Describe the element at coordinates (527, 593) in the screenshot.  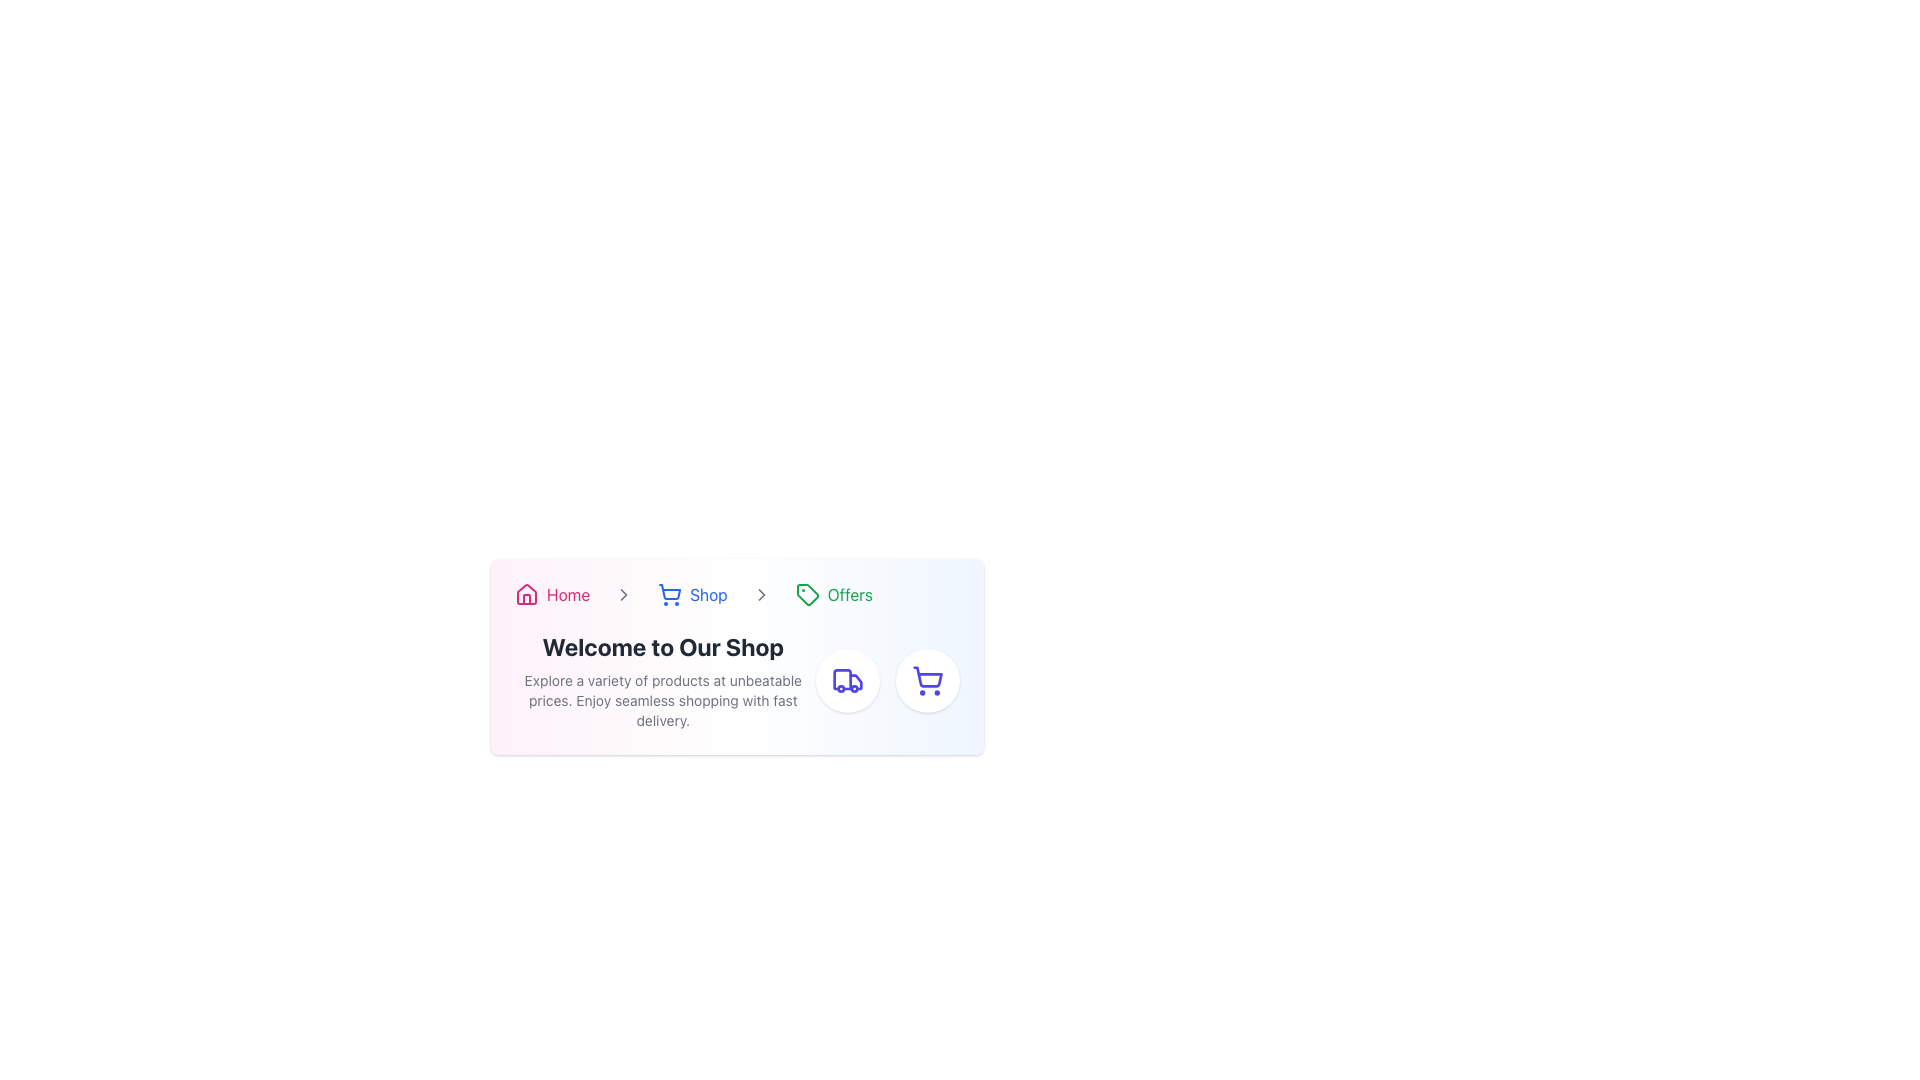
I see `the 'Home' breadcrumb navigation item which contains the home icon` at that location.